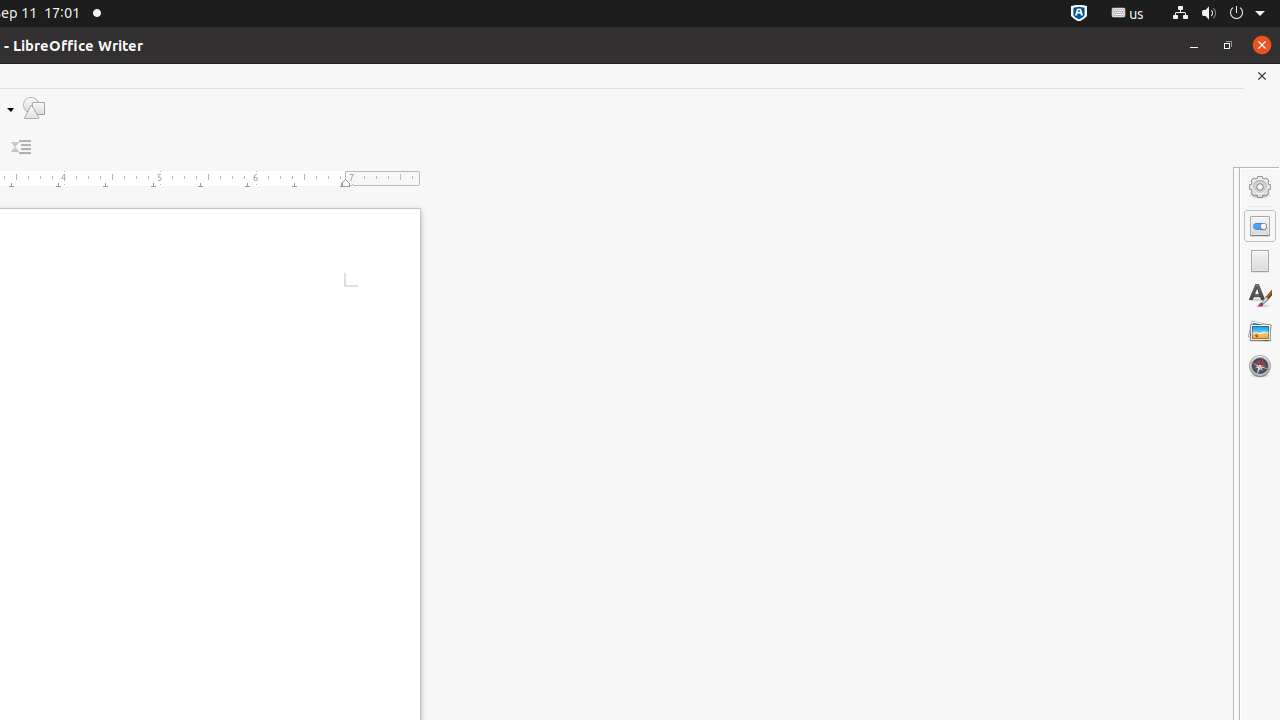 The image size is (1280, 720). I want to click on 'Gallery', so click(1259, 329).